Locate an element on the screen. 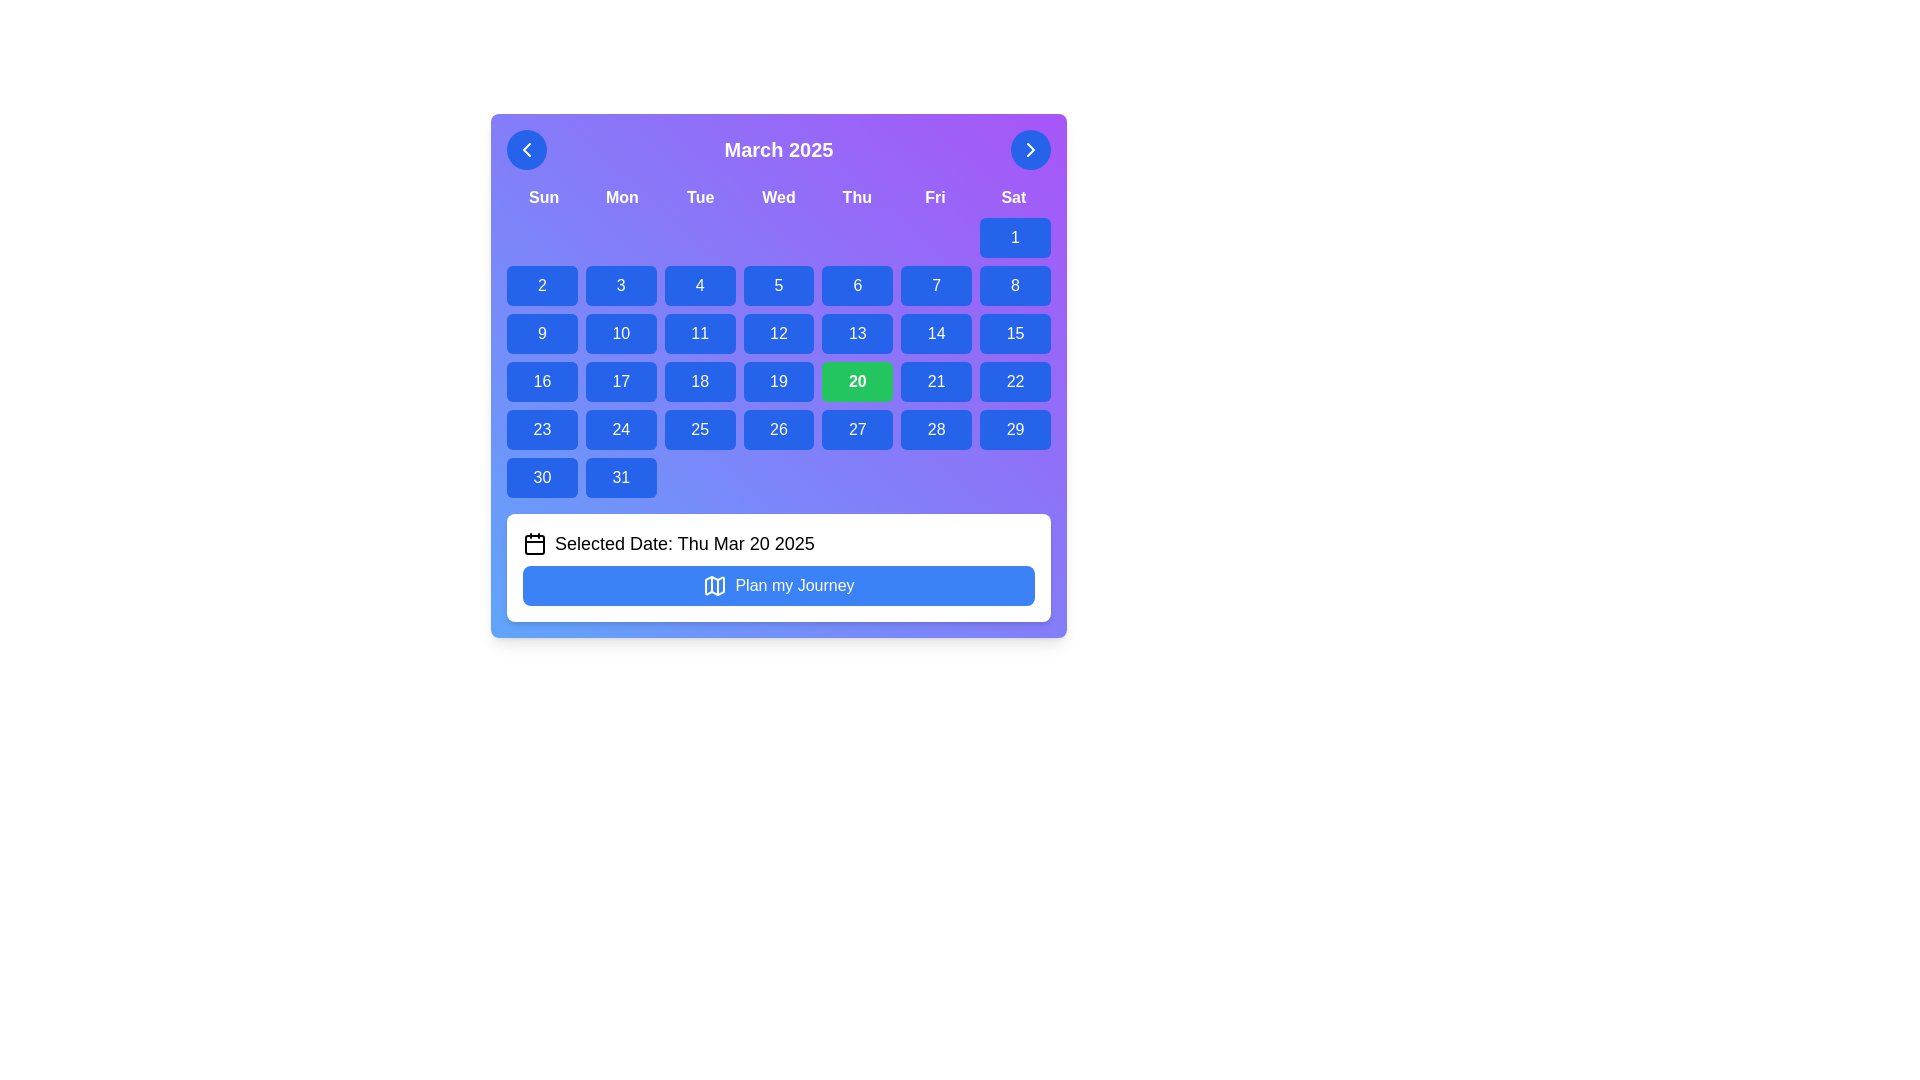  the calendar icon representing the selected date in the sentence 'Selected Date: Thu Mar 20 2025' located next to the 'Plan my Journey' button is located at coordinates (534, 543).